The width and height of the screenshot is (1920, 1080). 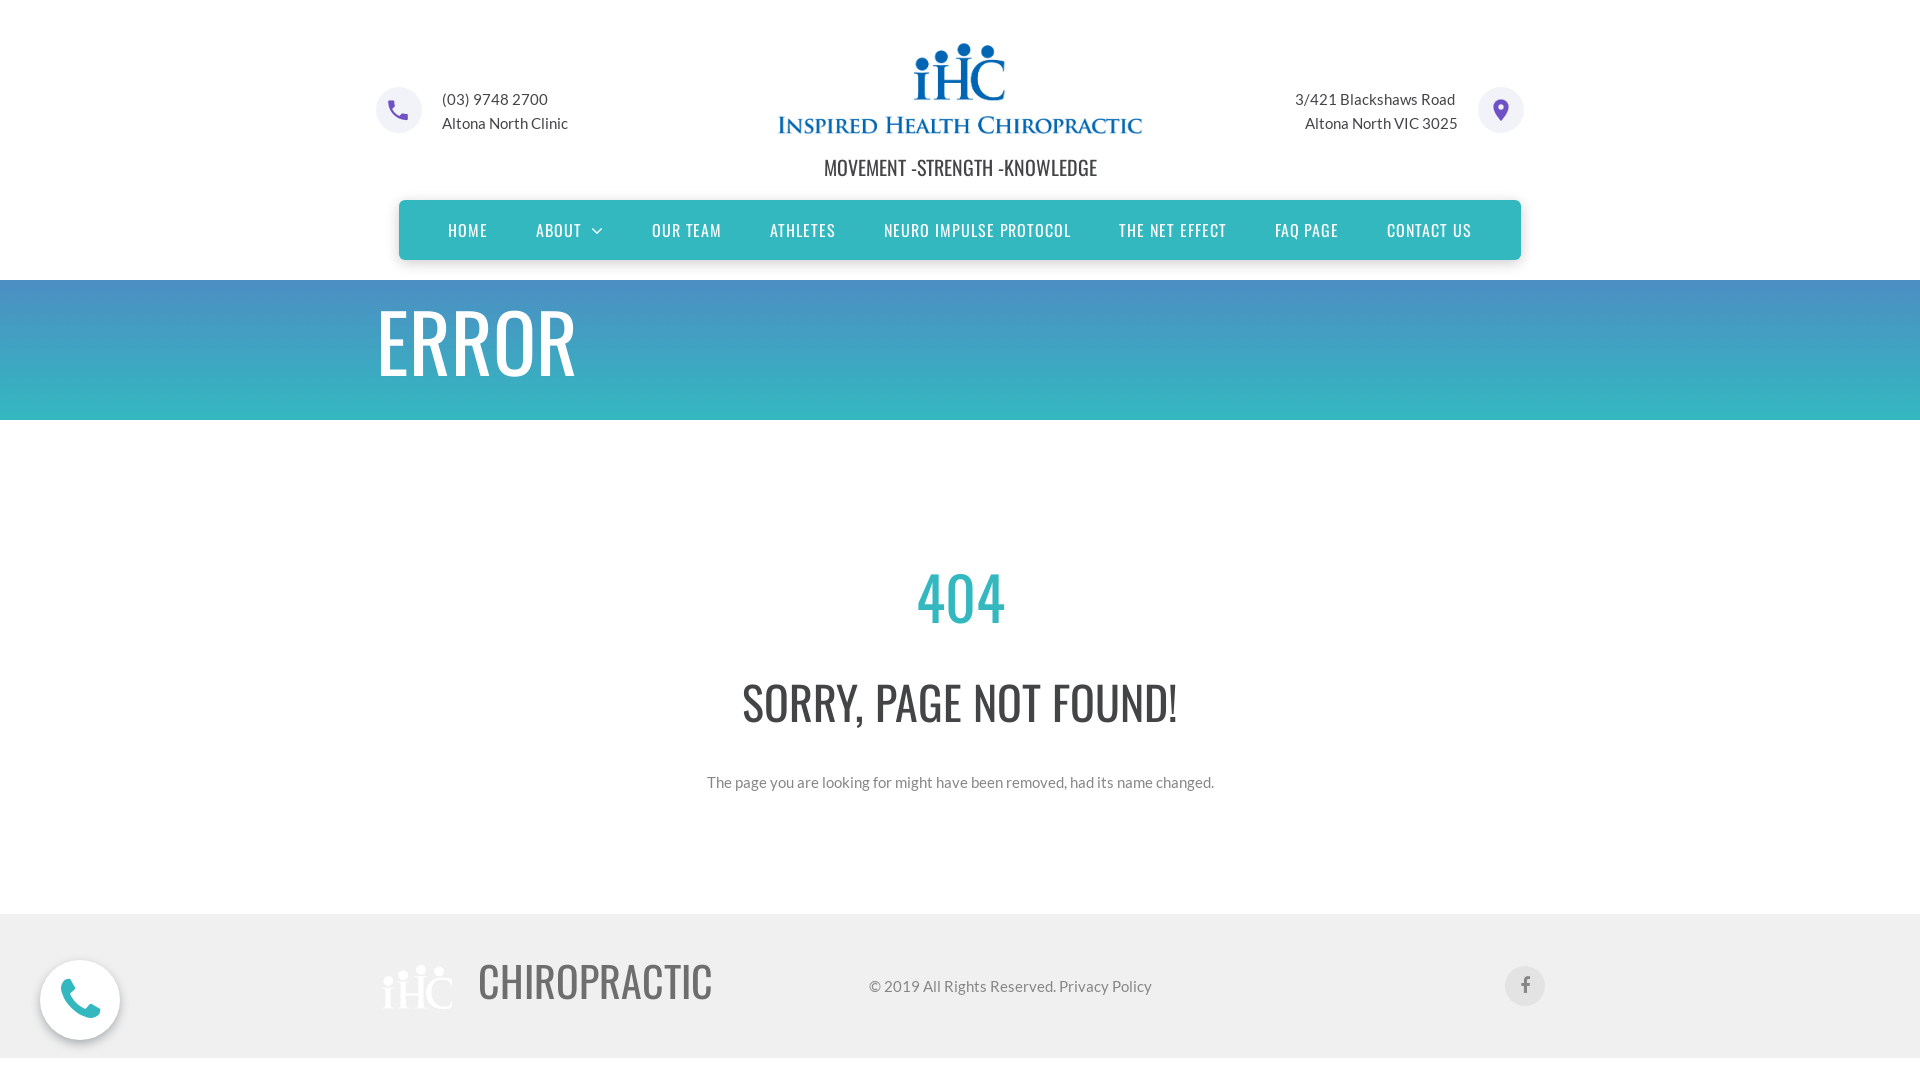 I want to click on 'FAQ PAGE', so click(x=1307, y=229).